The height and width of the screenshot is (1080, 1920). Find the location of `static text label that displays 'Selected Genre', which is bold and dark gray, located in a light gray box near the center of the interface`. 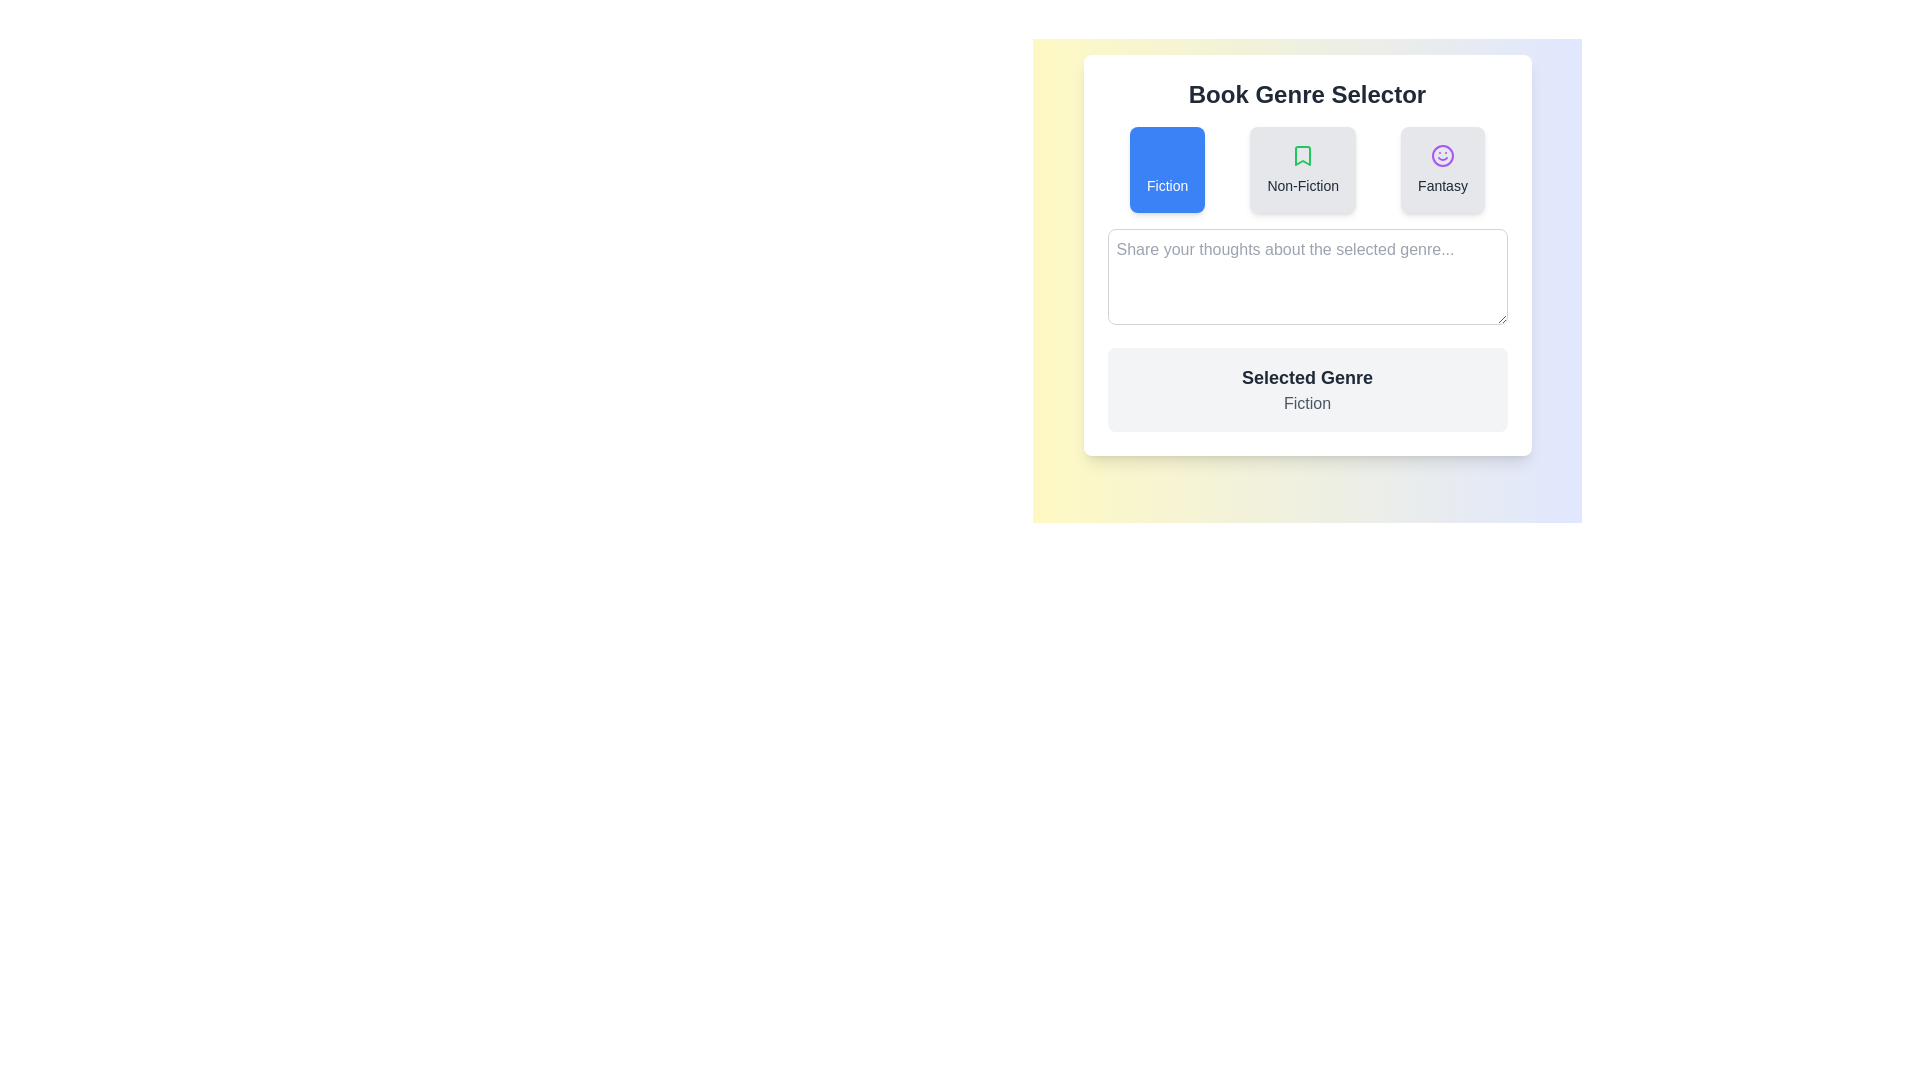

static text label that displays 'Selected Genre', which is bold and dark gray, located in a light gray box near the center of the interface is located at coordinates (1307, 378).